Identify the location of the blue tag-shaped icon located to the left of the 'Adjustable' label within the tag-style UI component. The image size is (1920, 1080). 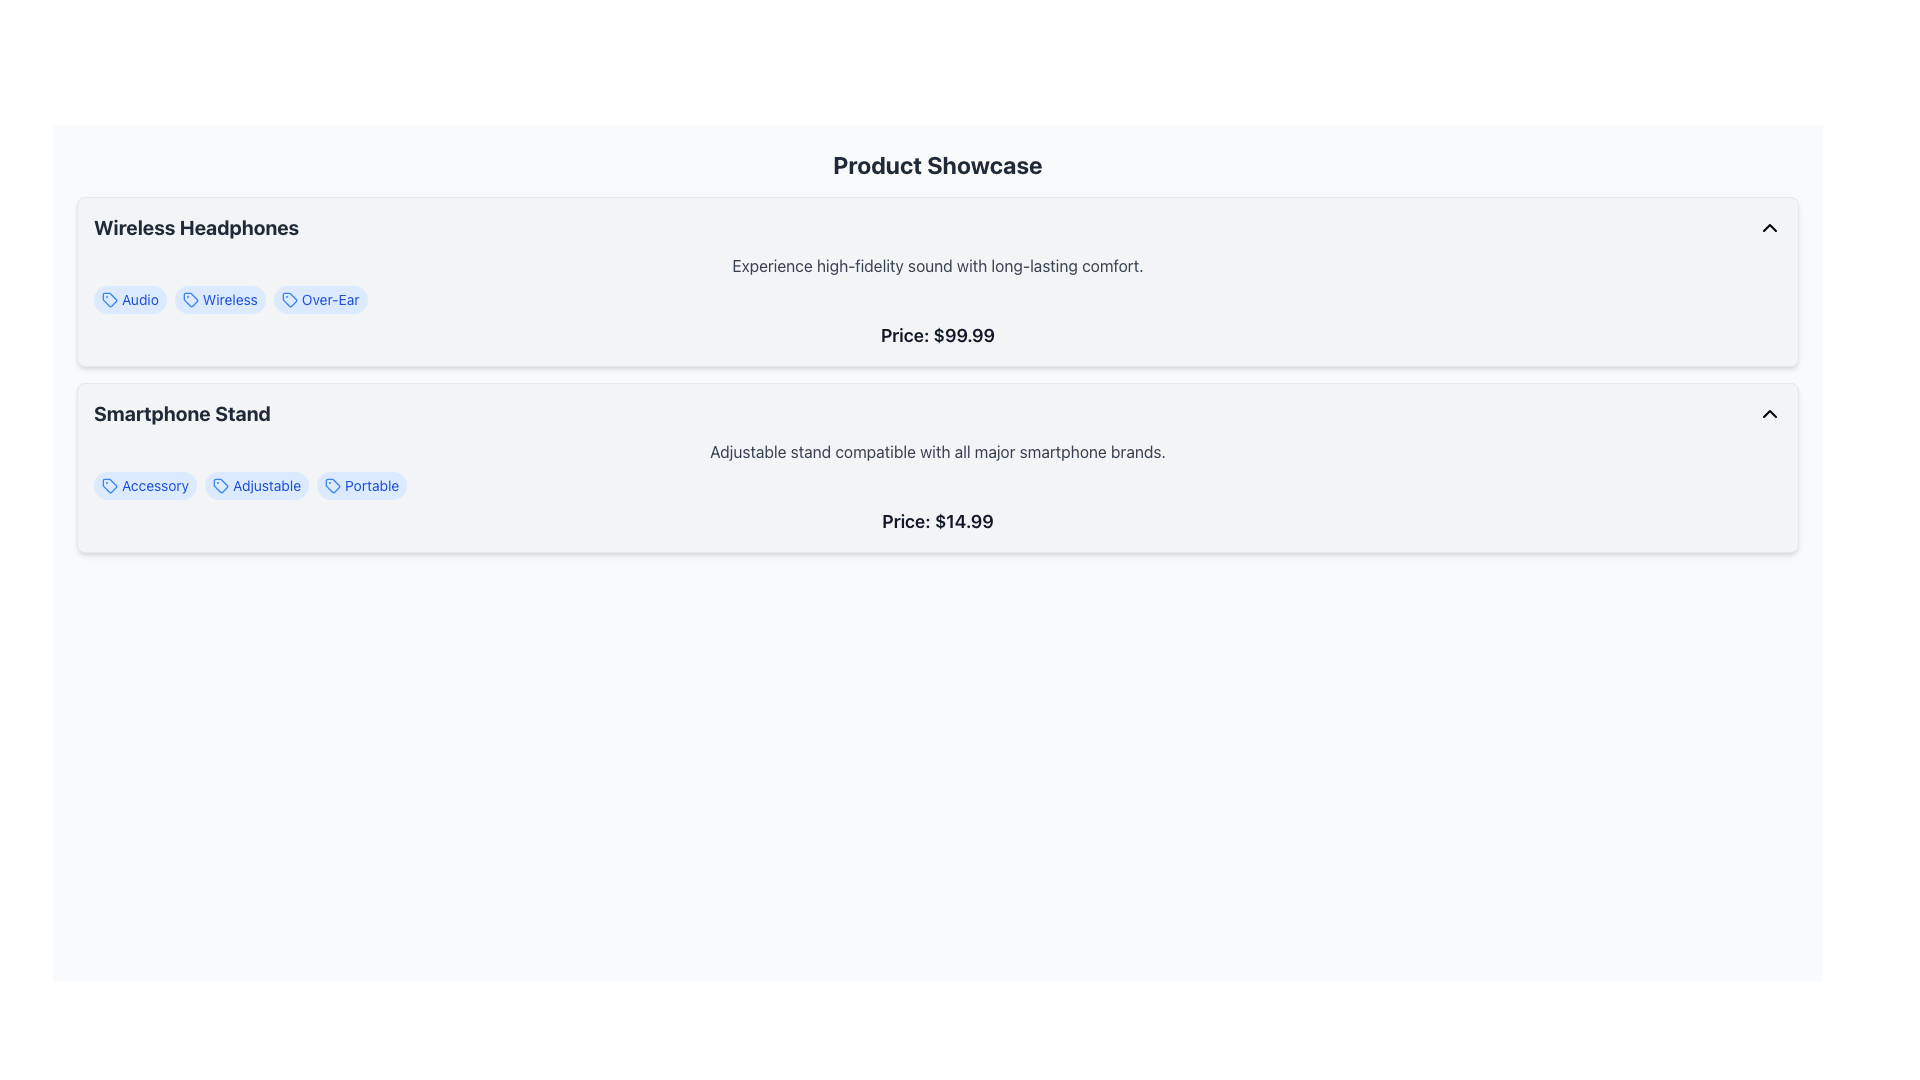
(221, 486).